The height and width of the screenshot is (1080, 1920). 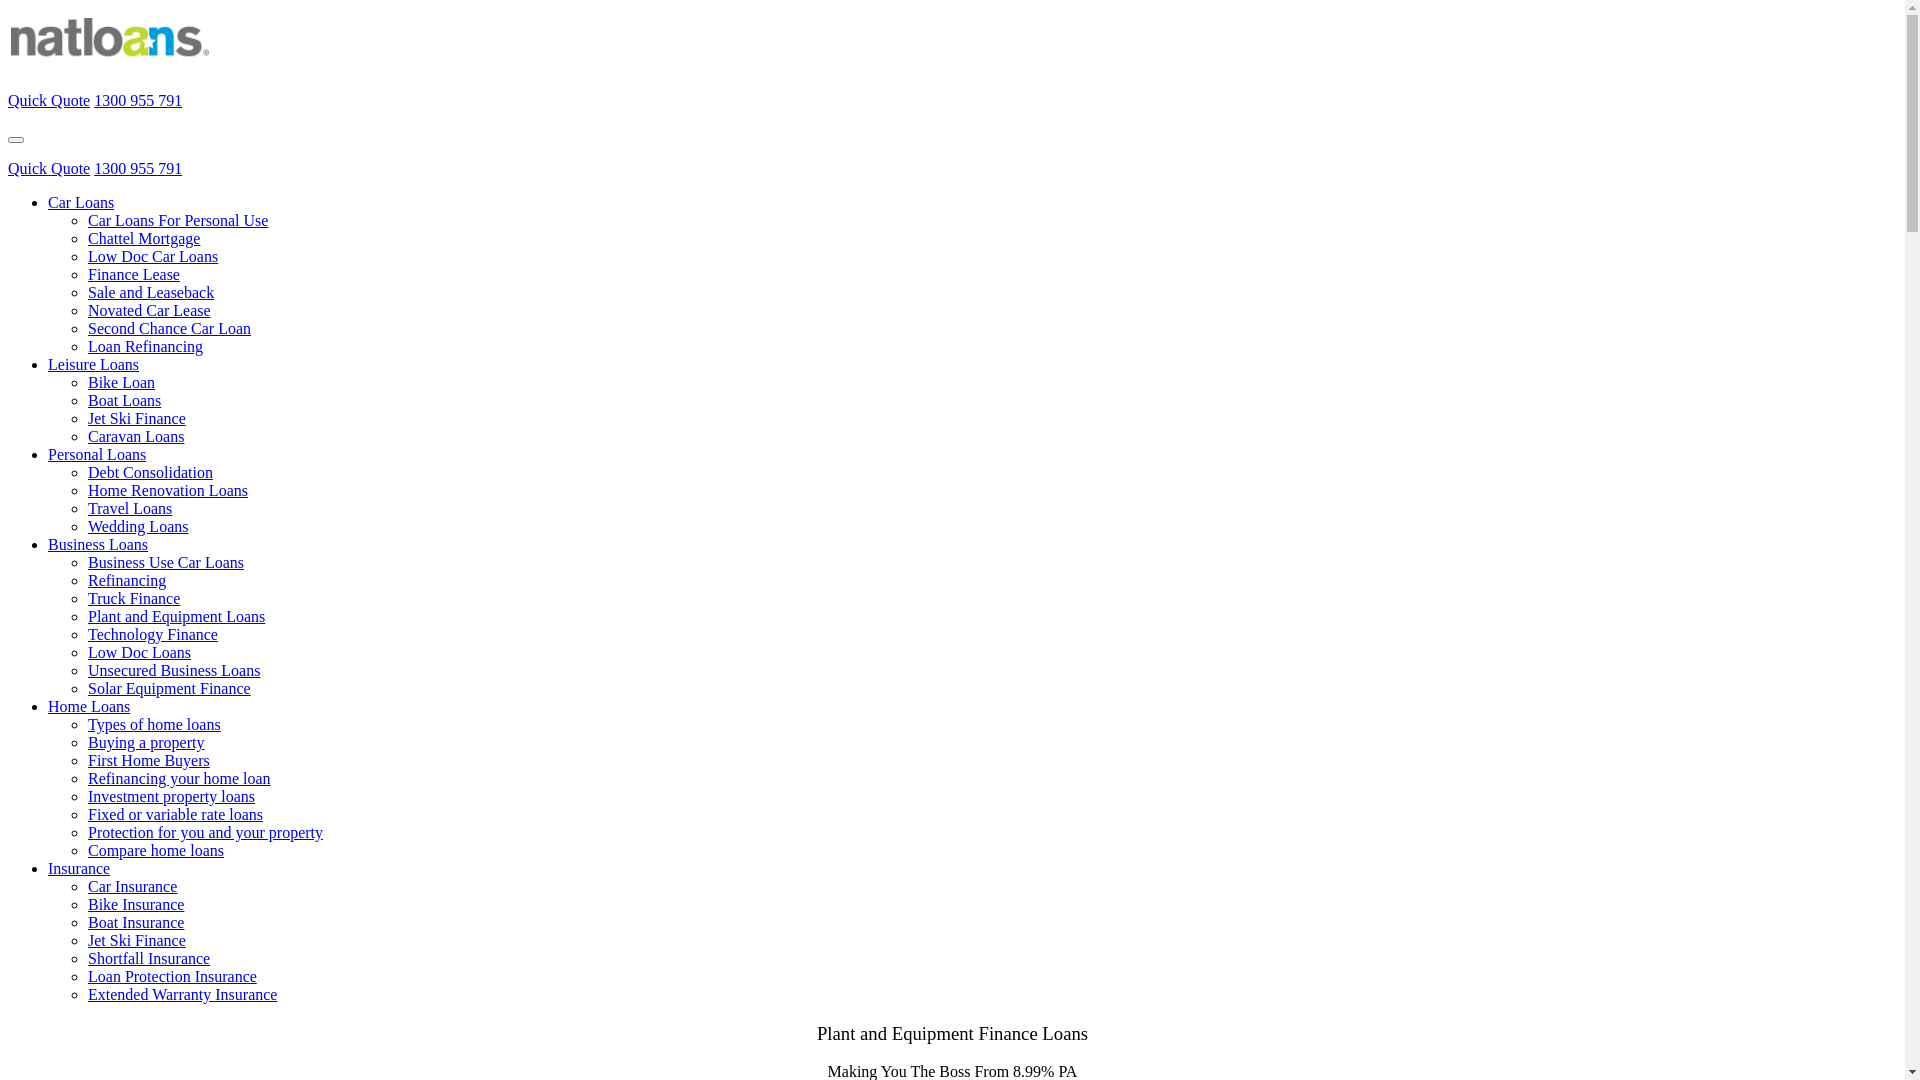 What do you see at coordinates (173, 670) in the screenshot?
I see `'Unsecured Business Loans'` at bounding box center [173, 670].